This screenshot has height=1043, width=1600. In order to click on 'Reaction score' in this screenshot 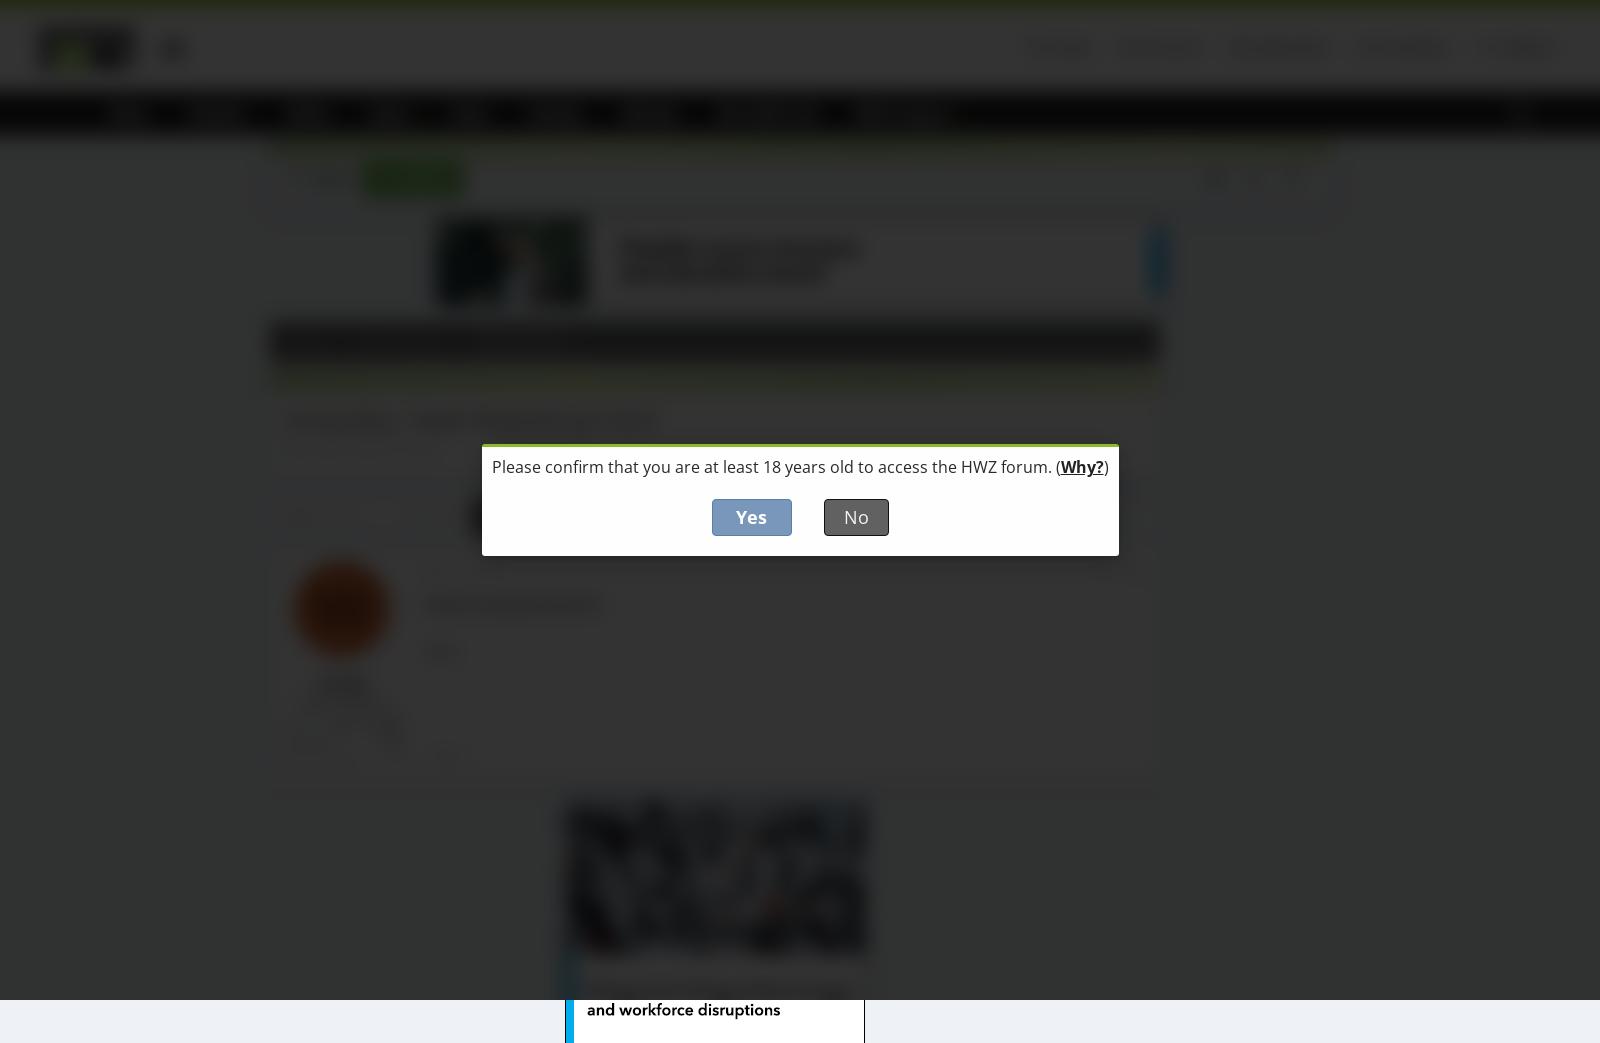, I will do `click(281, 757)`.